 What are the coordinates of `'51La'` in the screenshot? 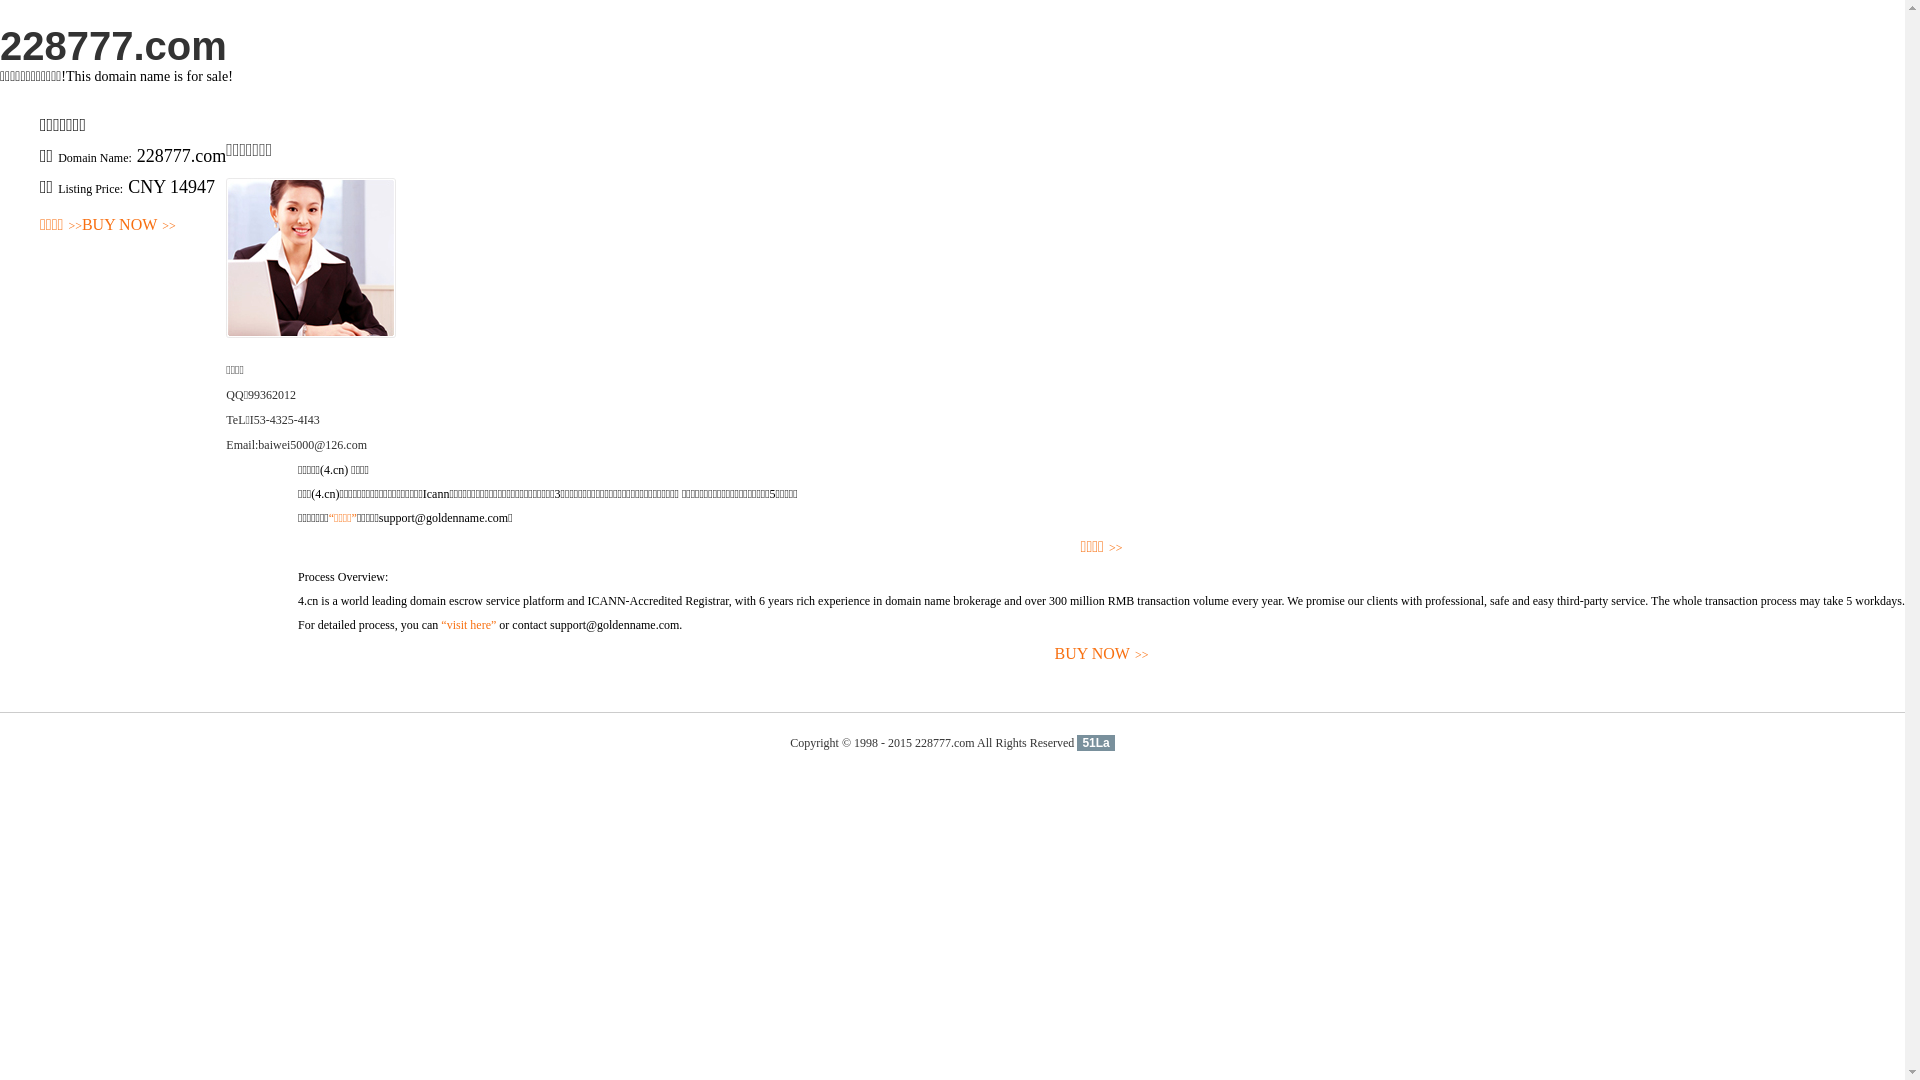 It's located at (1094, 743).